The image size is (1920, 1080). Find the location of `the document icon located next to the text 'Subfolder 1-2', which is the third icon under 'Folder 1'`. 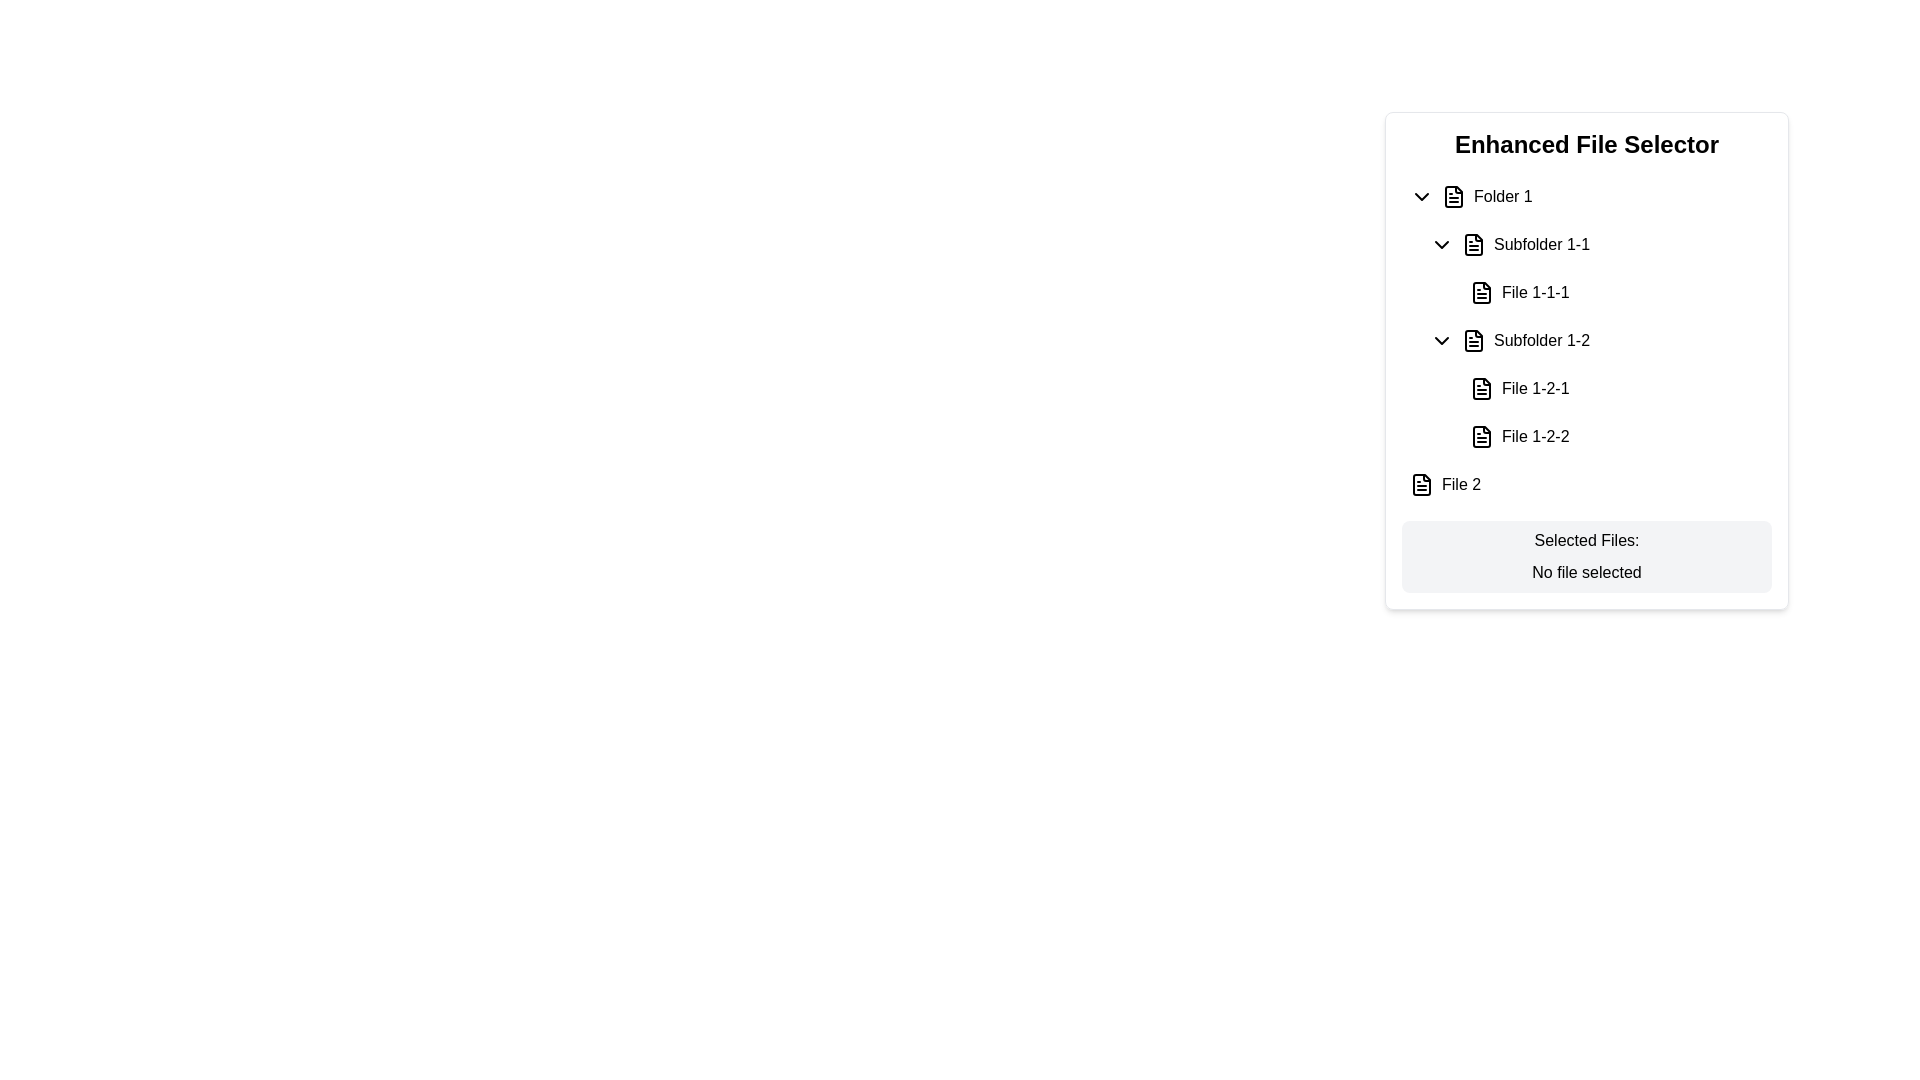

the document icon located next to the text 'Subfolder 1-2', which is the third icon under 'Folder 1' is located at coordinates (1473, 339).